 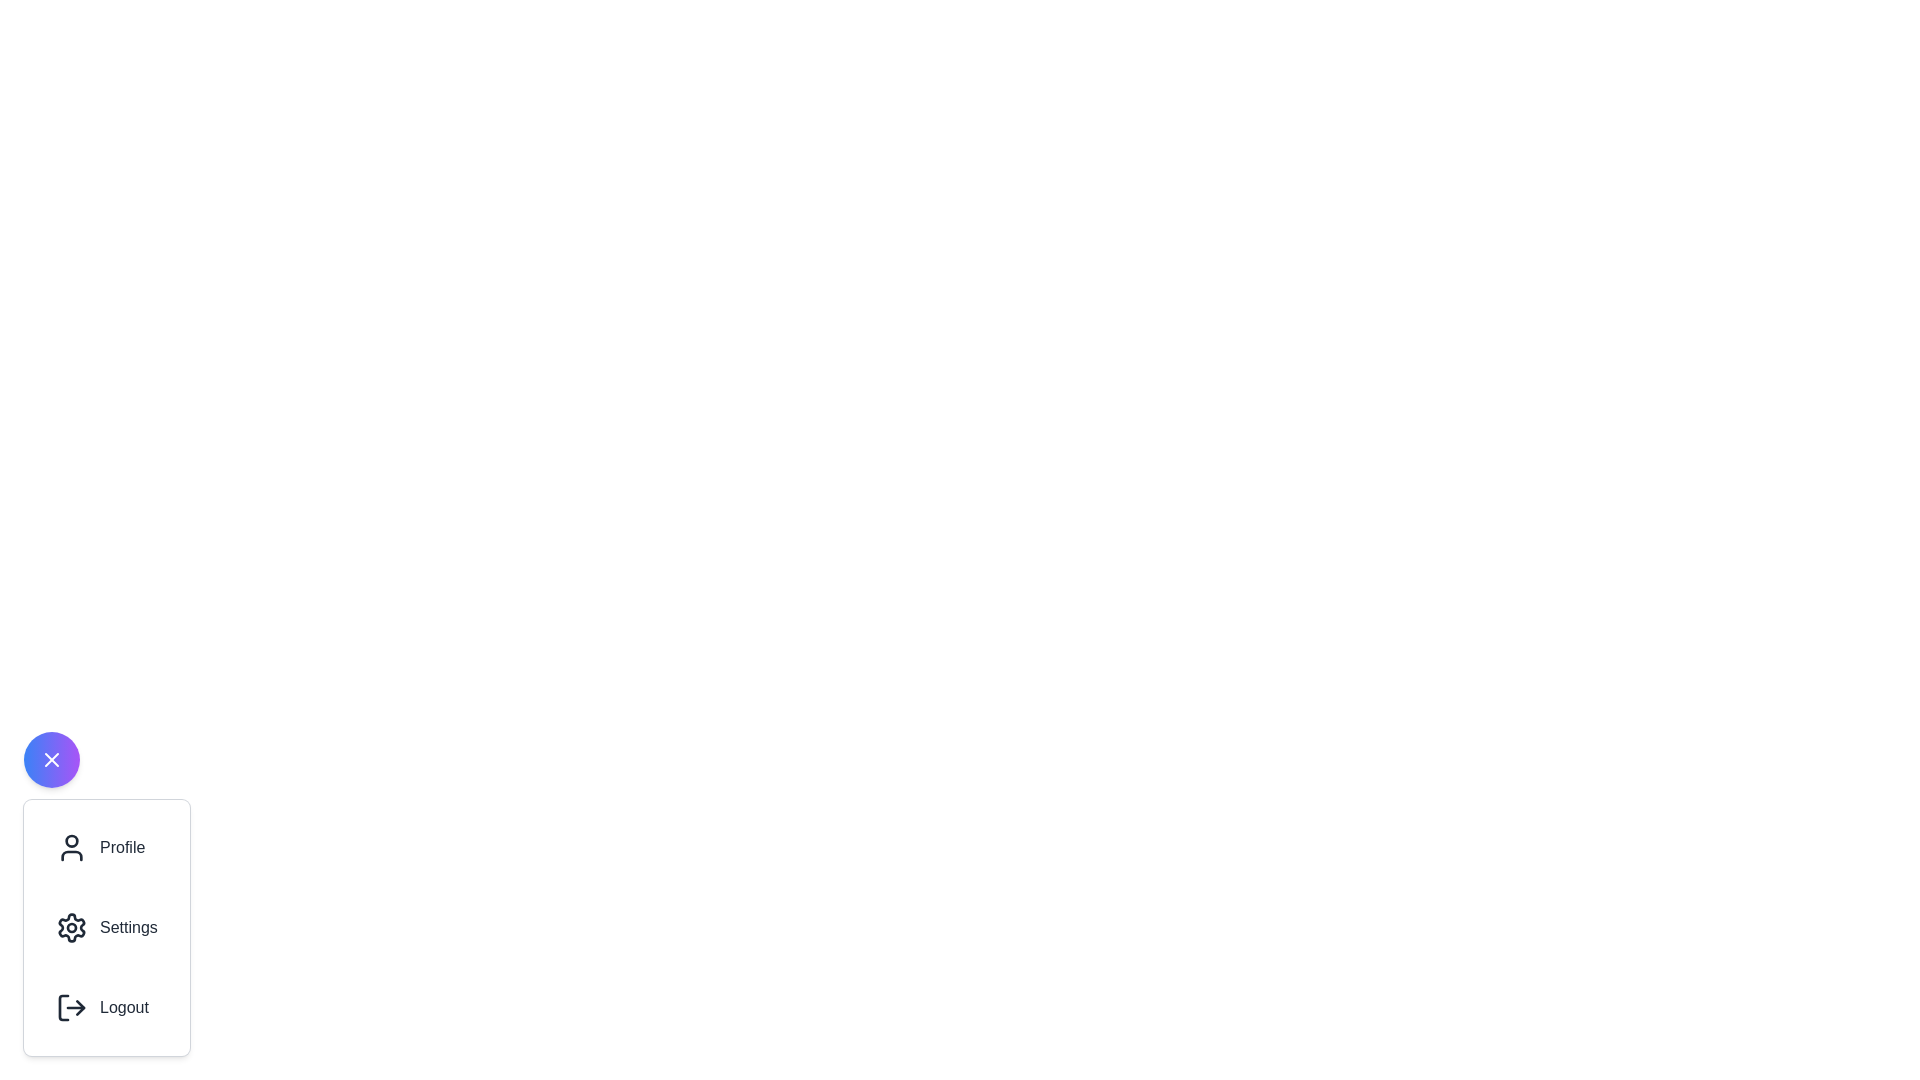 I want to click on floating button to toggle the visibility of the menu, so click(x=52, y=759).